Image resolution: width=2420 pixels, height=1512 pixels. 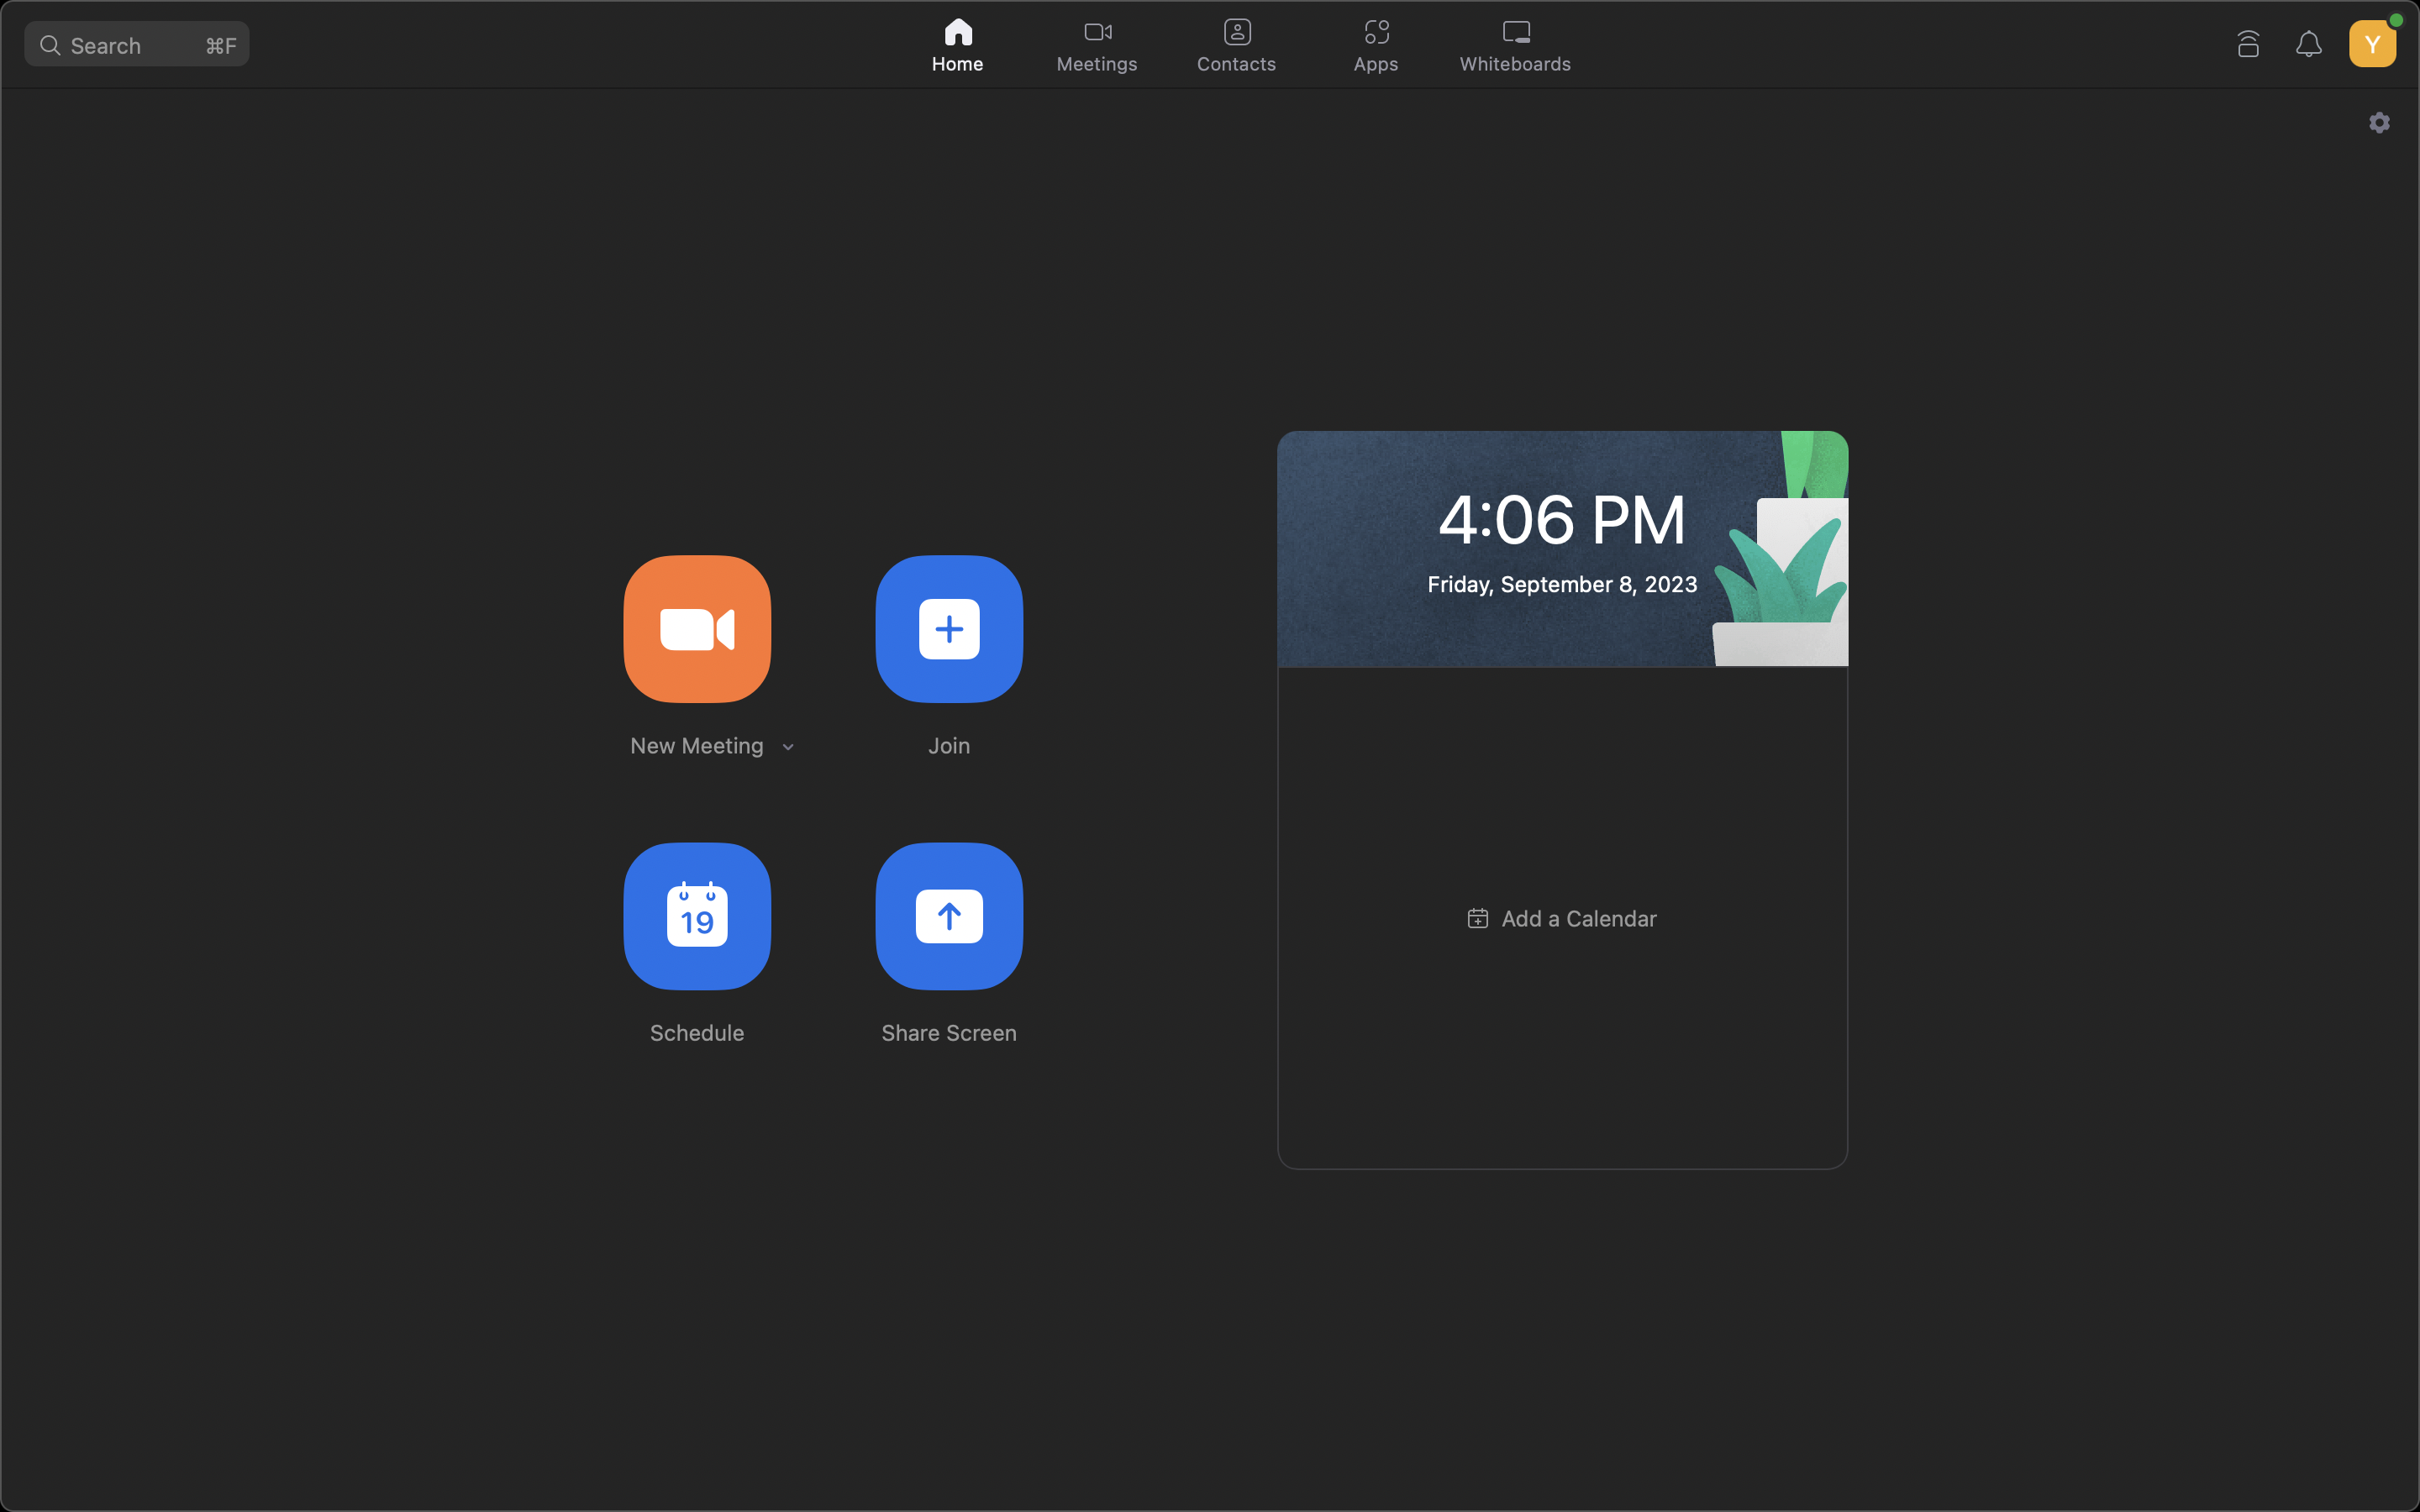 I want to click on To reach your account configurations, tap on the account symbol, so click(x=2370, y=38).